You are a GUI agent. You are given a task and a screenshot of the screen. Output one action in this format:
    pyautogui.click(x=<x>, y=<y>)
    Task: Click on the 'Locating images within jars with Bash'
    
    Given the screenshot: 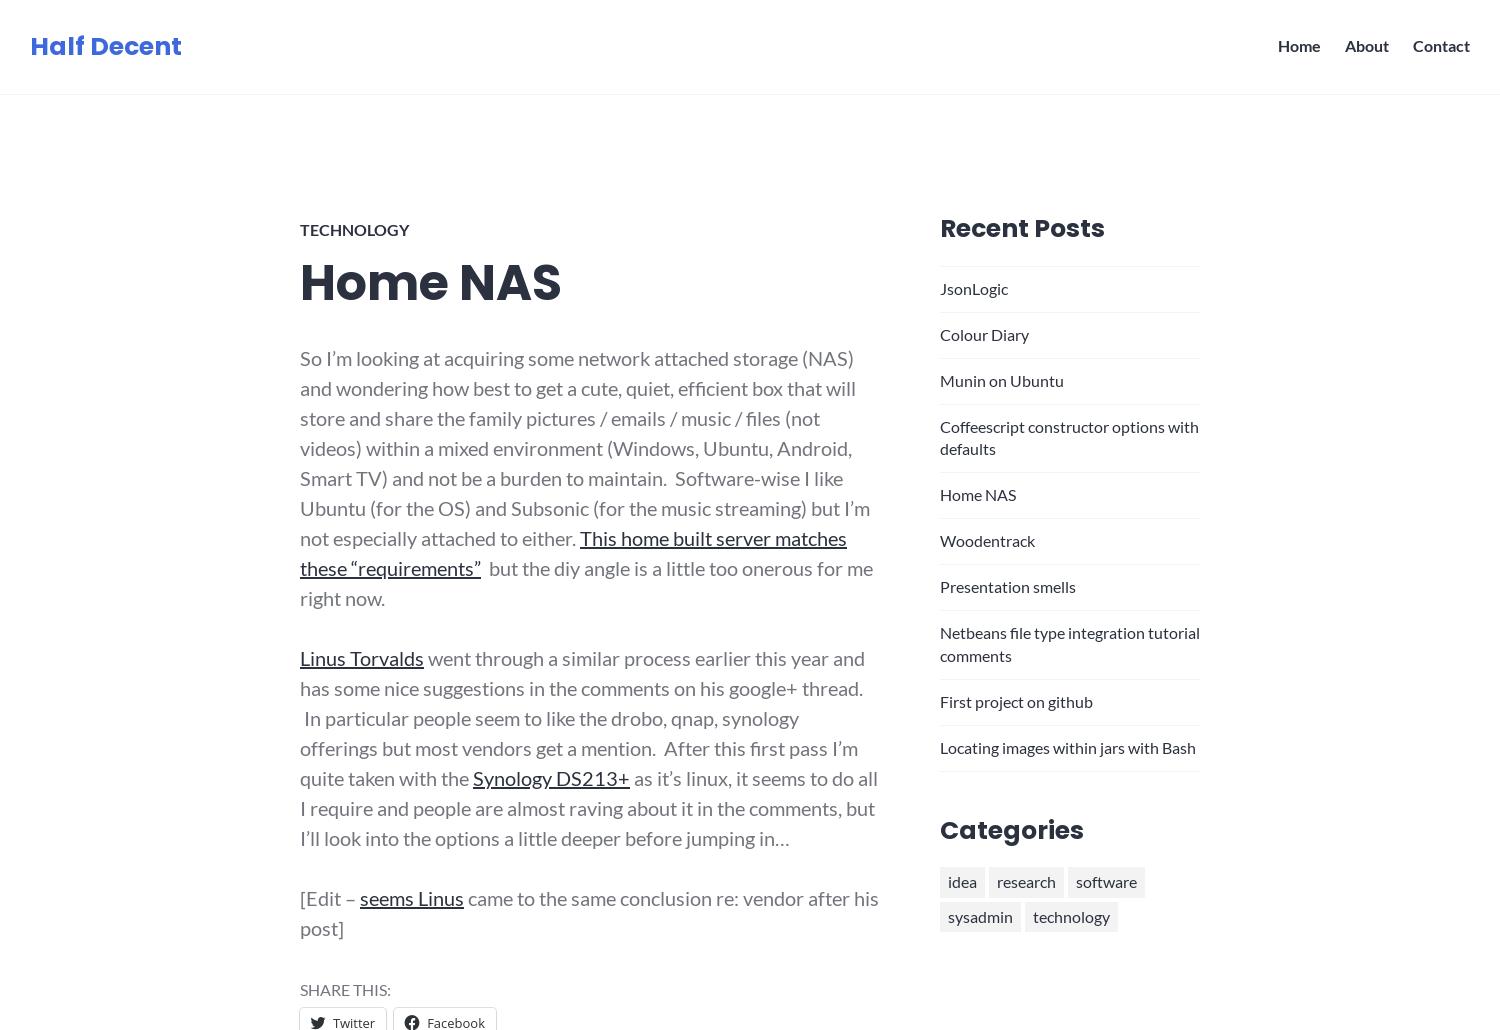 What is the action you would take?
    pyautogui.click(x=938, y=746)
    